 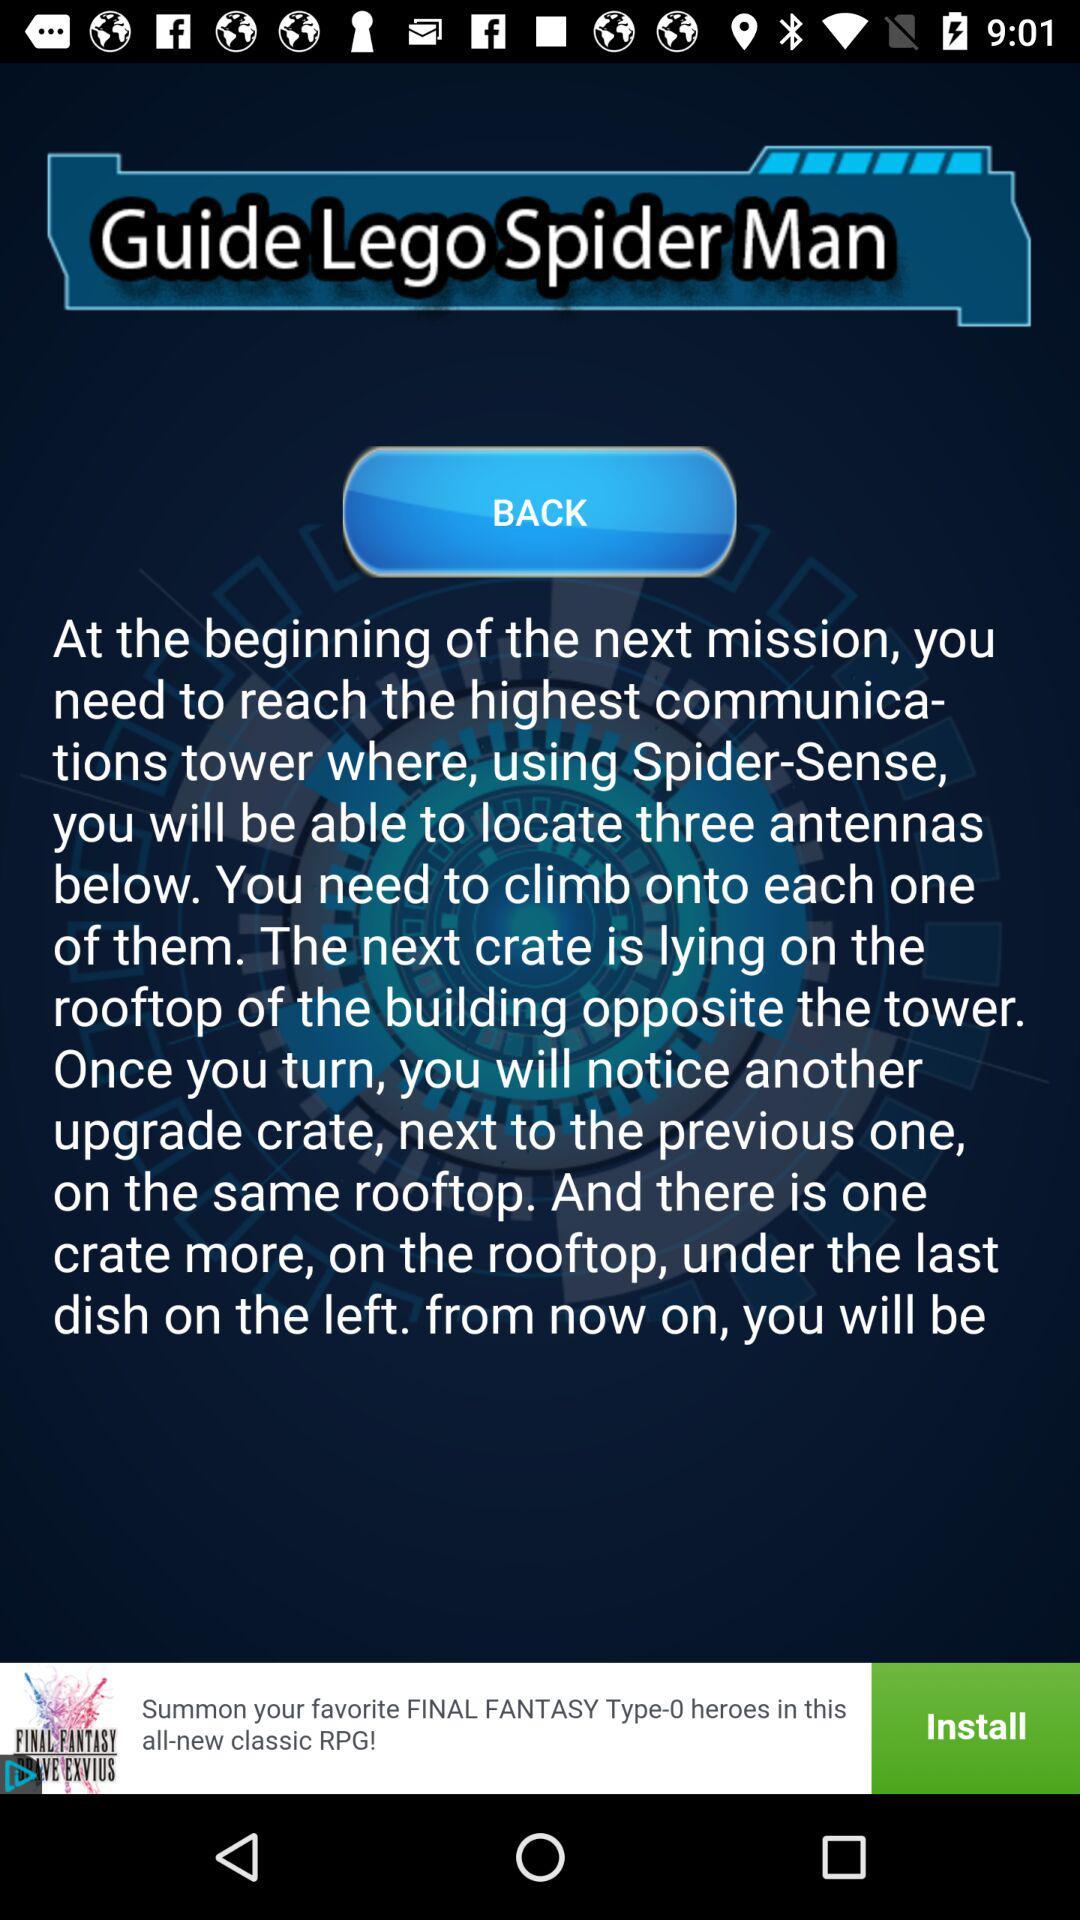 What do you see at coordinates (540, 1727) in the screenshot?
I see `install the app` at bounding box center [540, 1727].